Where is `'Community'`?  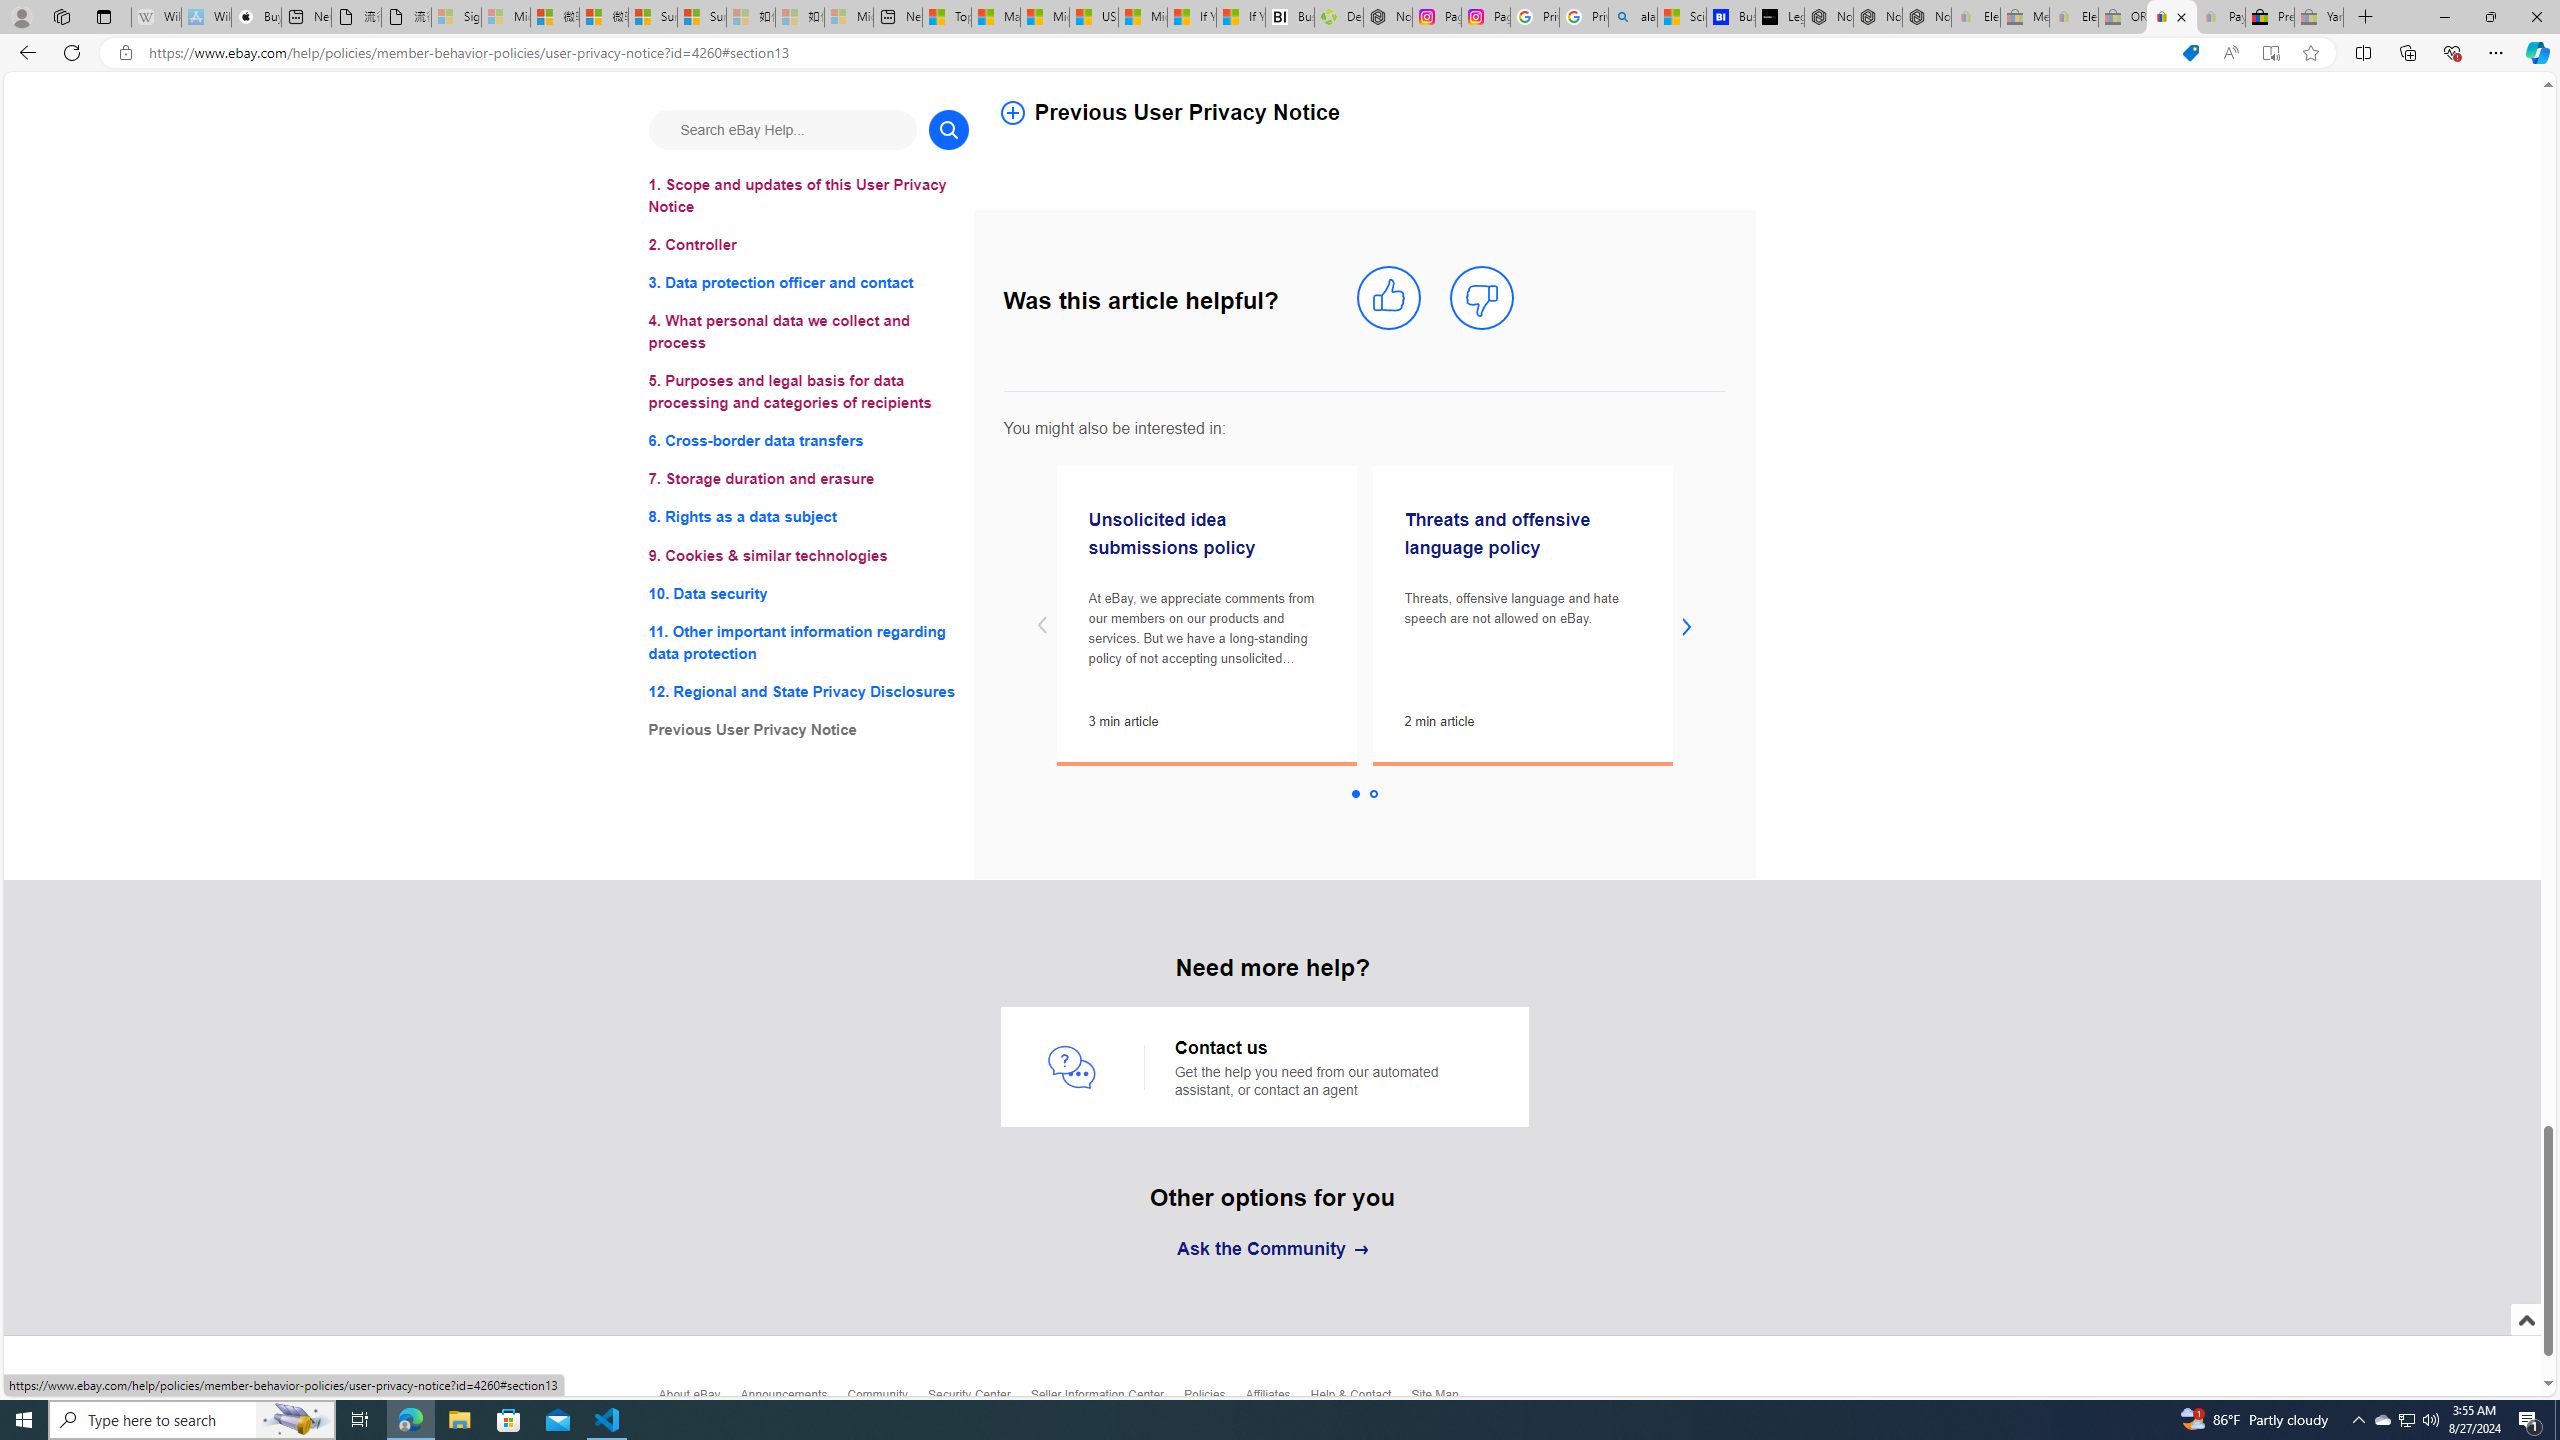
'Community' is located at coordinates (886, 1398).